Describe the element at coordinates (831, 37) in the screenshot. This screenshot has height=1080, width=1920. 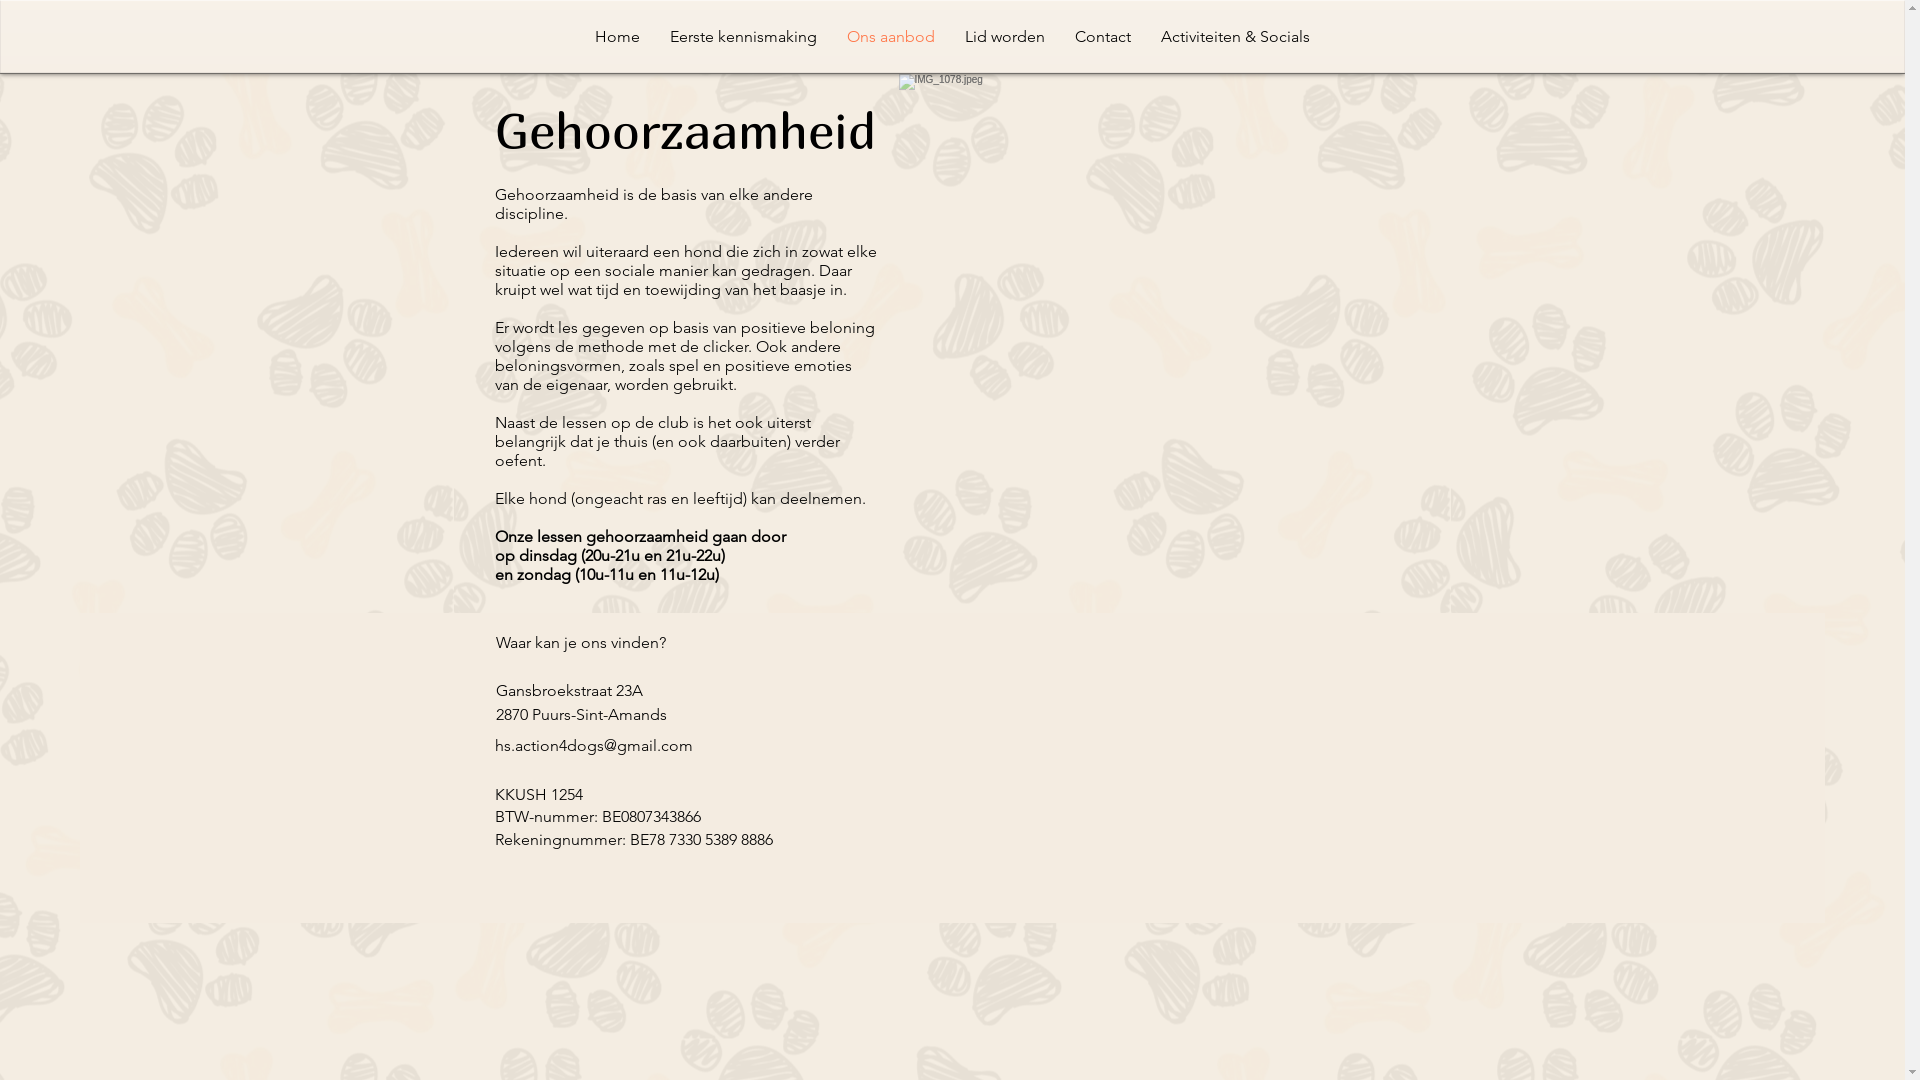
I see `'Ons aanbod'` at that location.